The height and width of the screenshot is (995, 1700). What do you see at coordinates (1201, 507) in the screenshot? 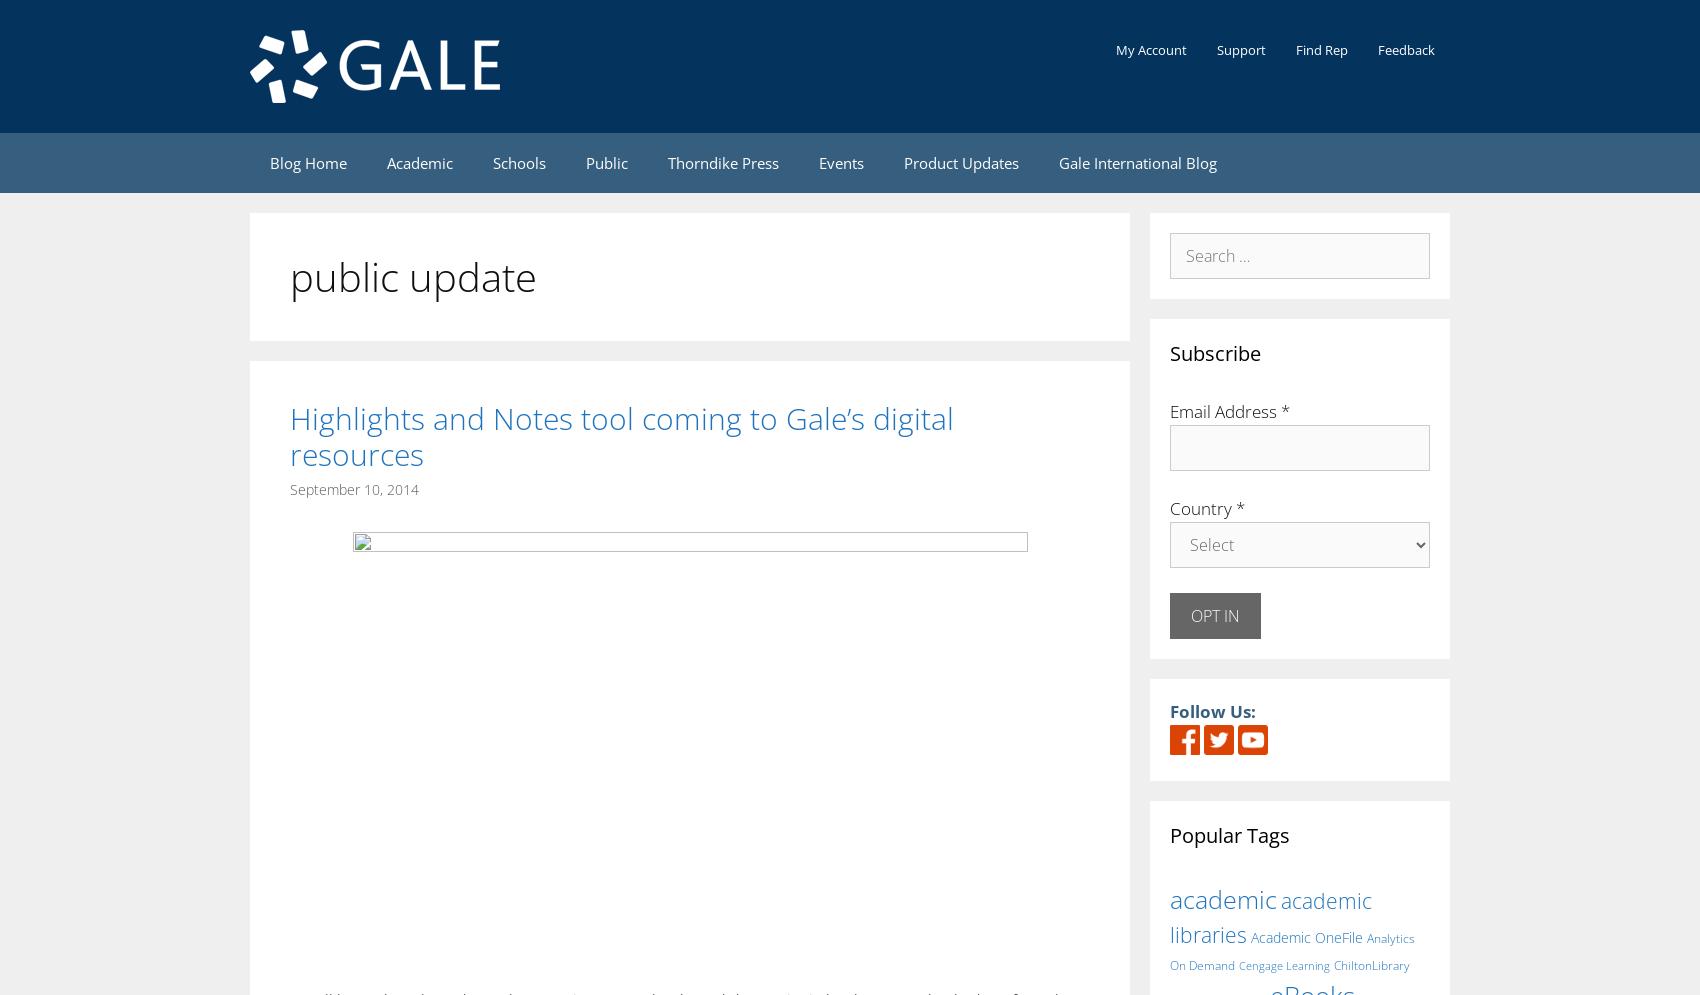
I see `'Country'` at bounding box center [1201, 507].